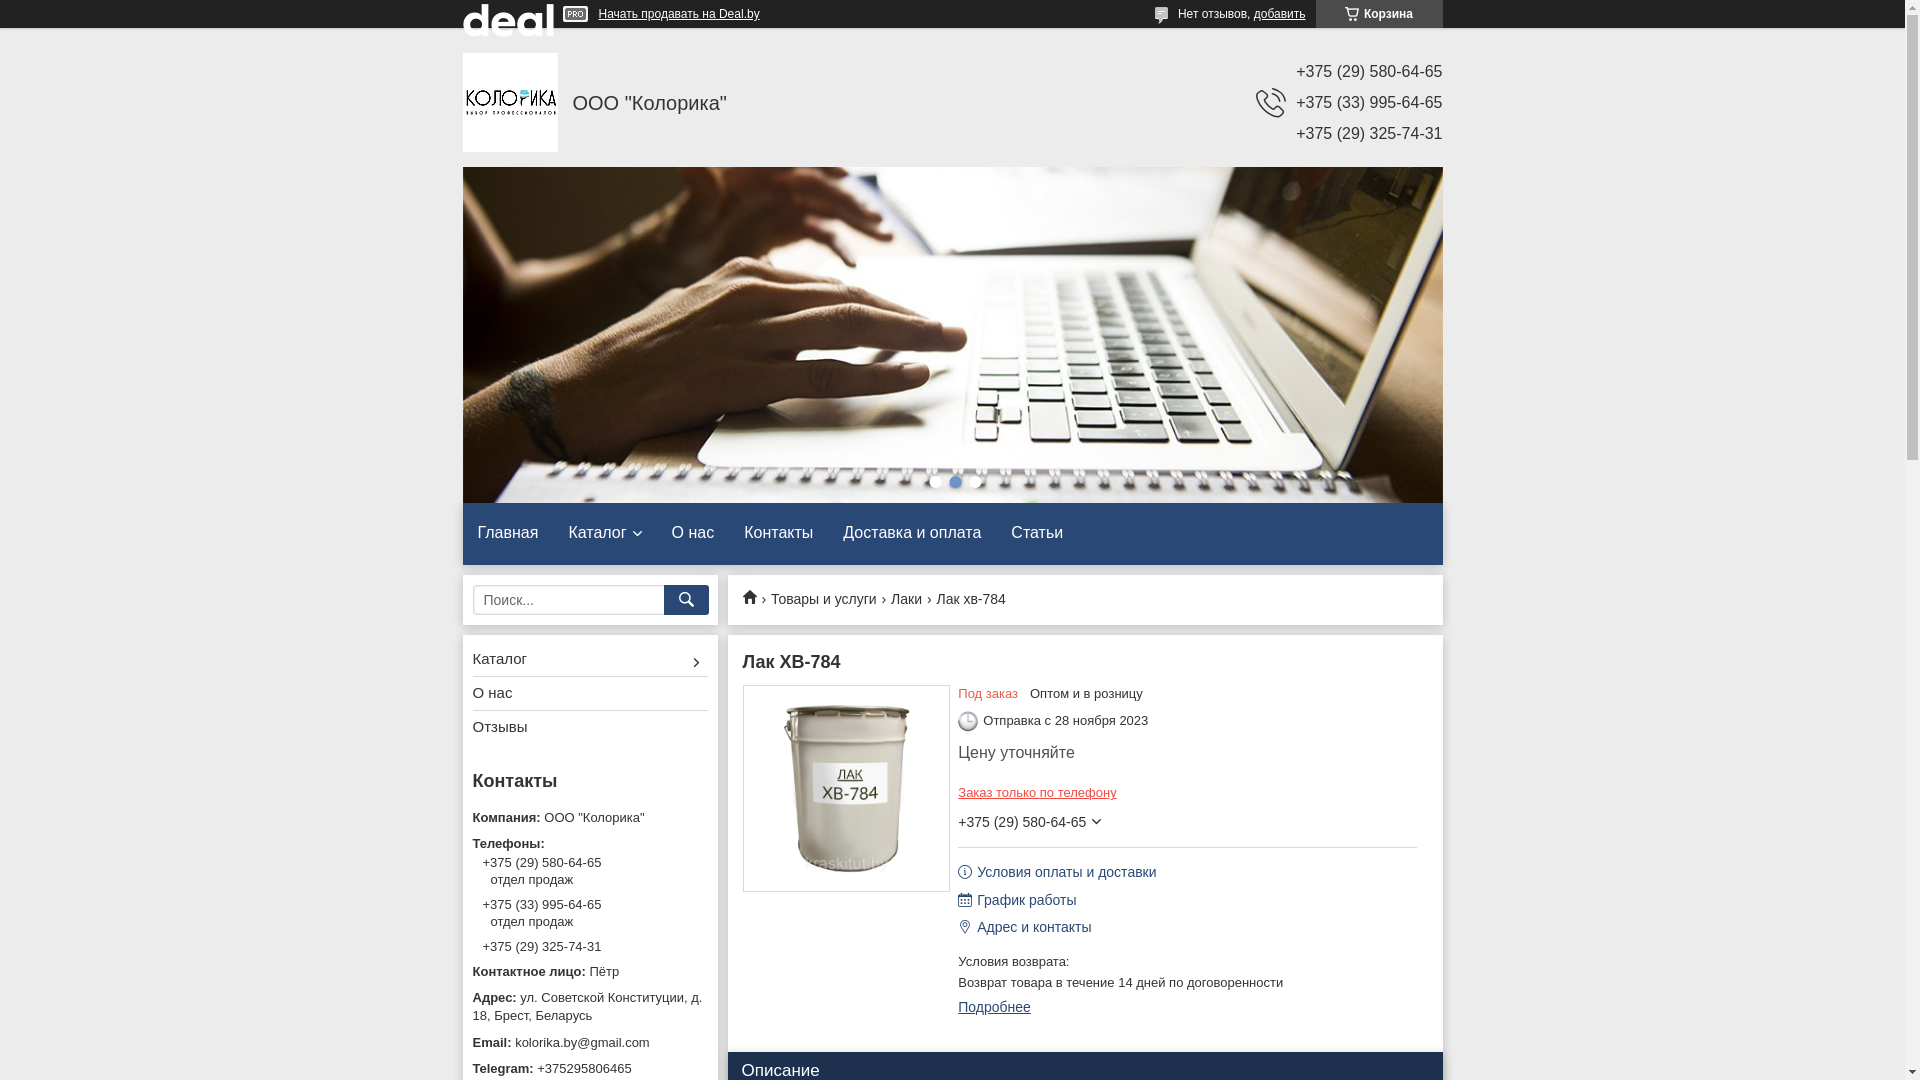 The width and height of the screenshot is (1920, 1080). Describe the element at coordinates (588, 1041) in the screenshot. I see `'kolorika.by@gmail.com'` at that location.